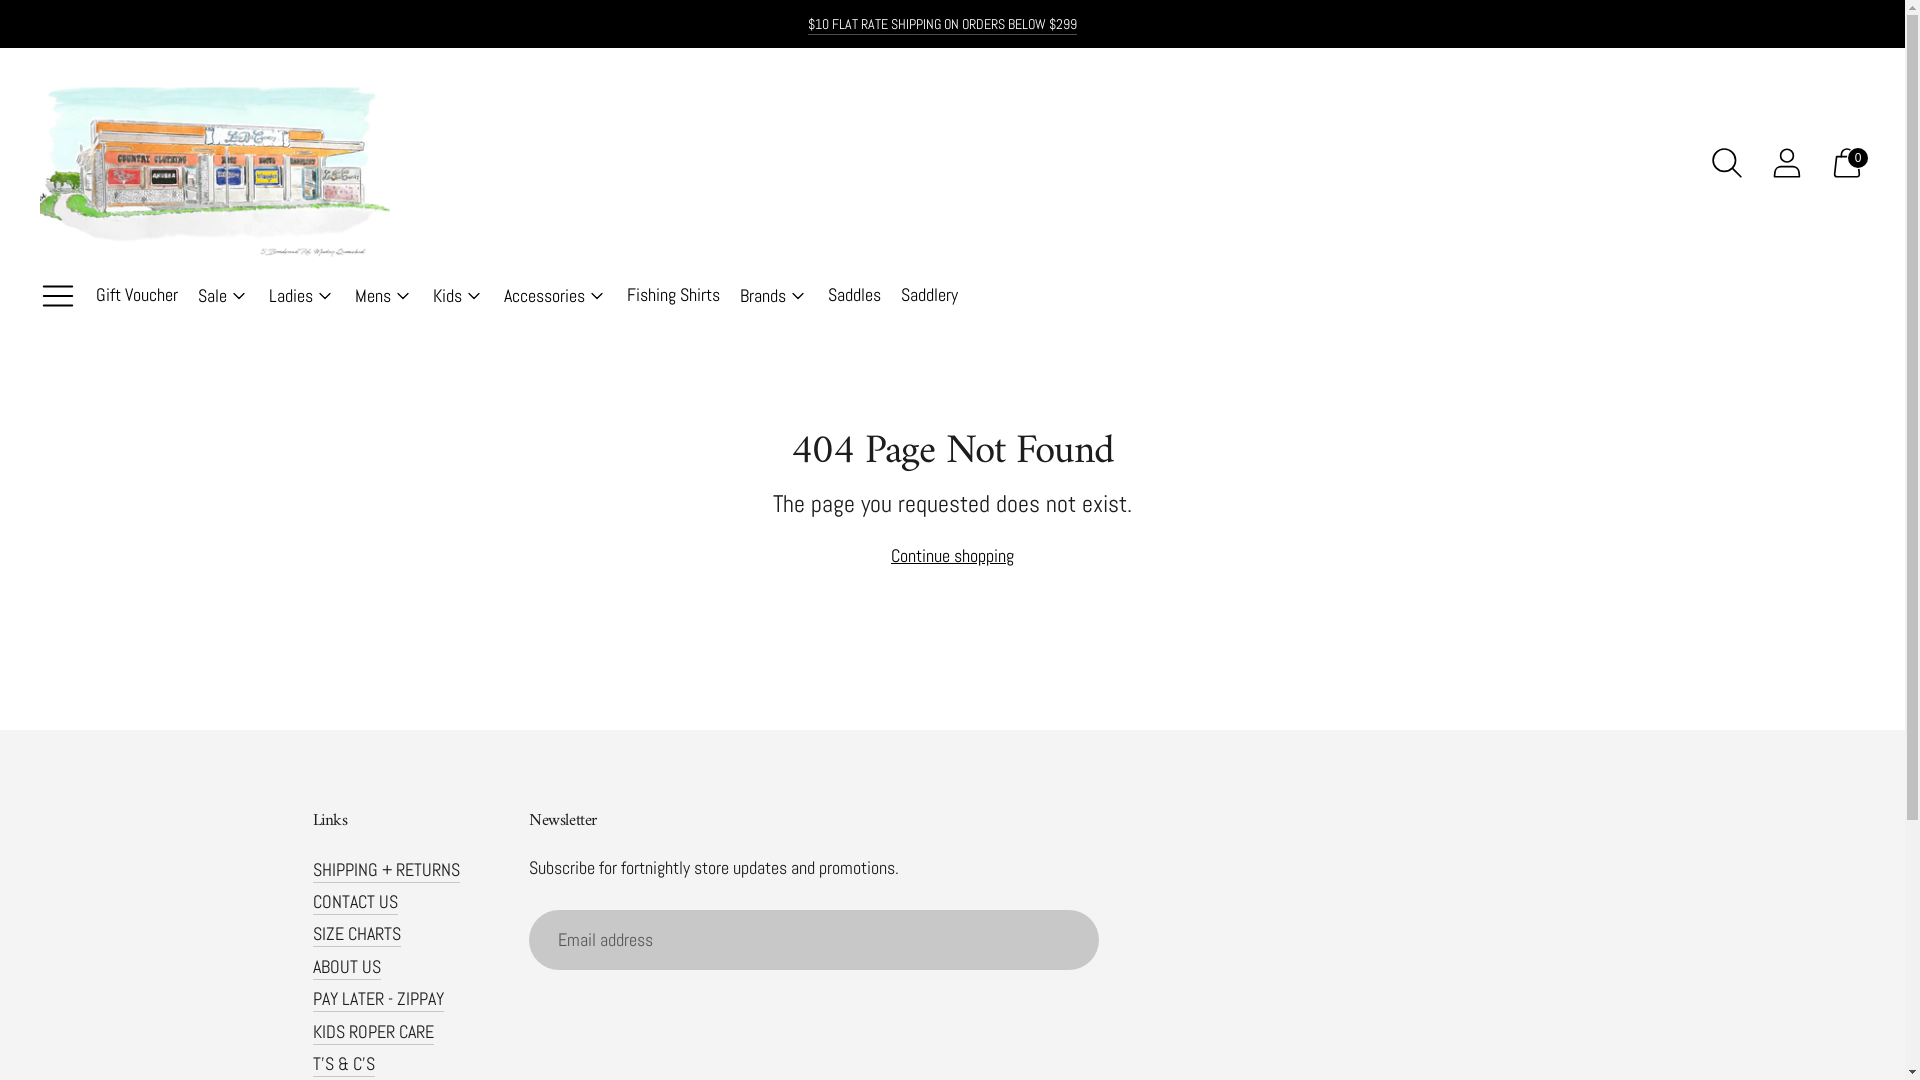  What do you see at coordinates (504, 296) in the screenshot?
I see `'Accessories'` at bounding box center [504, 296].